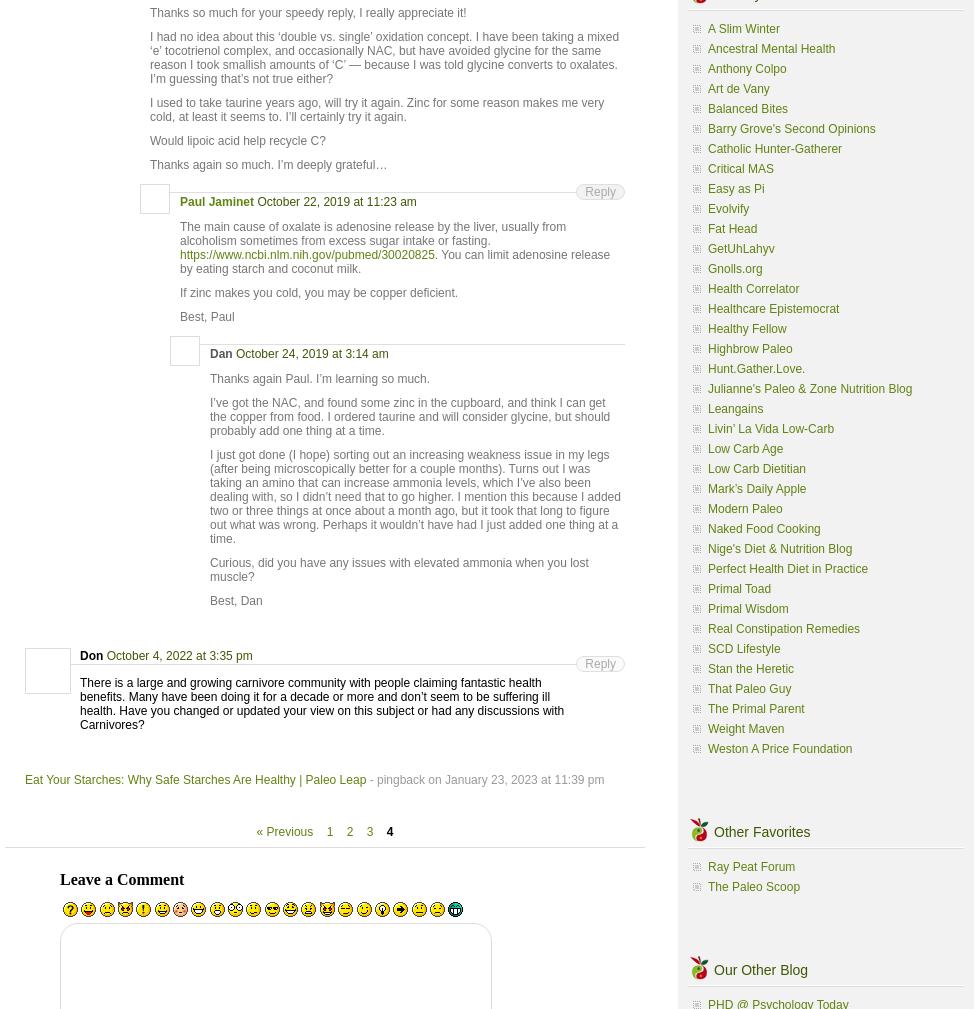 This screenshot has height=1009, width=980. I want to click on 'October 22, 2019 at 11:23 am', so click(336, 201).